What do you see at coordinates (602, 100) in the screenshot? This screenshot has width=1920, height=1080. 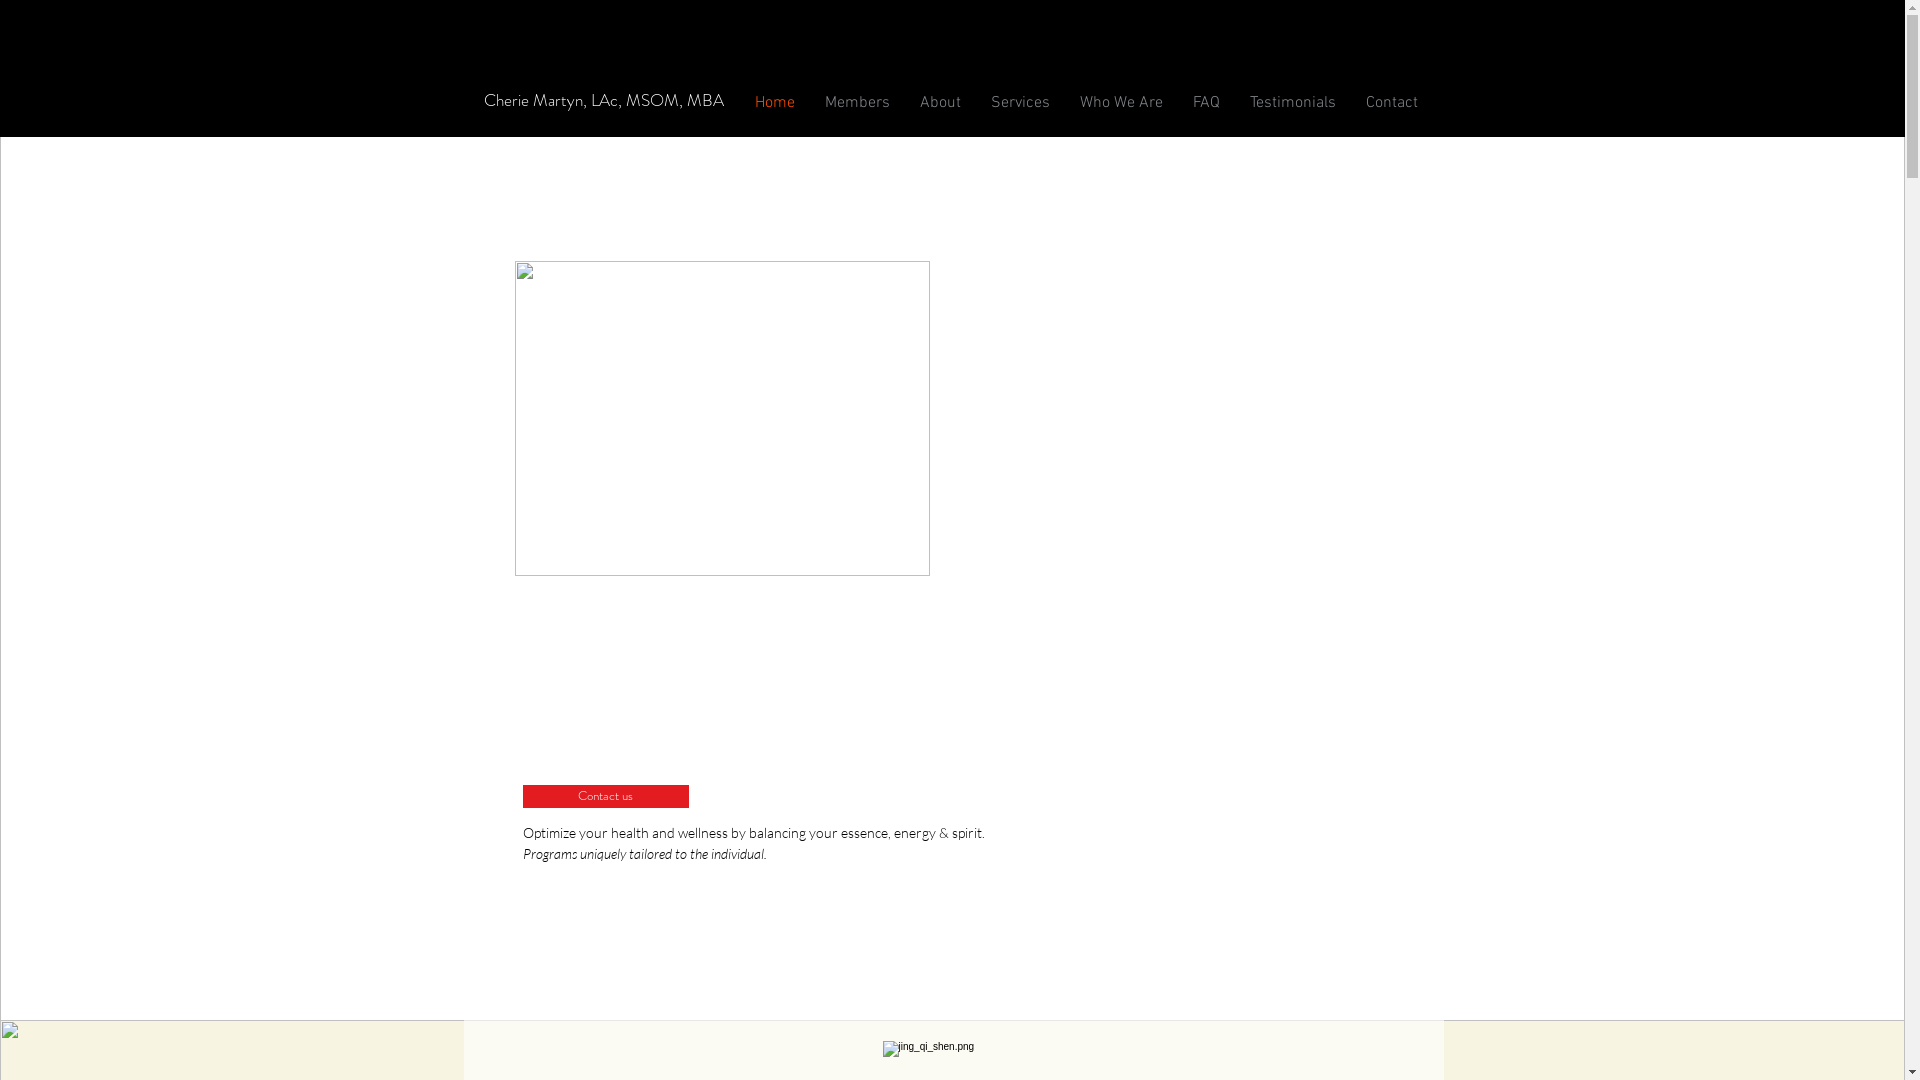 I see `'Cherie Martyn, LAc, MSOM, MBA'` at bounding box center [602, 100].